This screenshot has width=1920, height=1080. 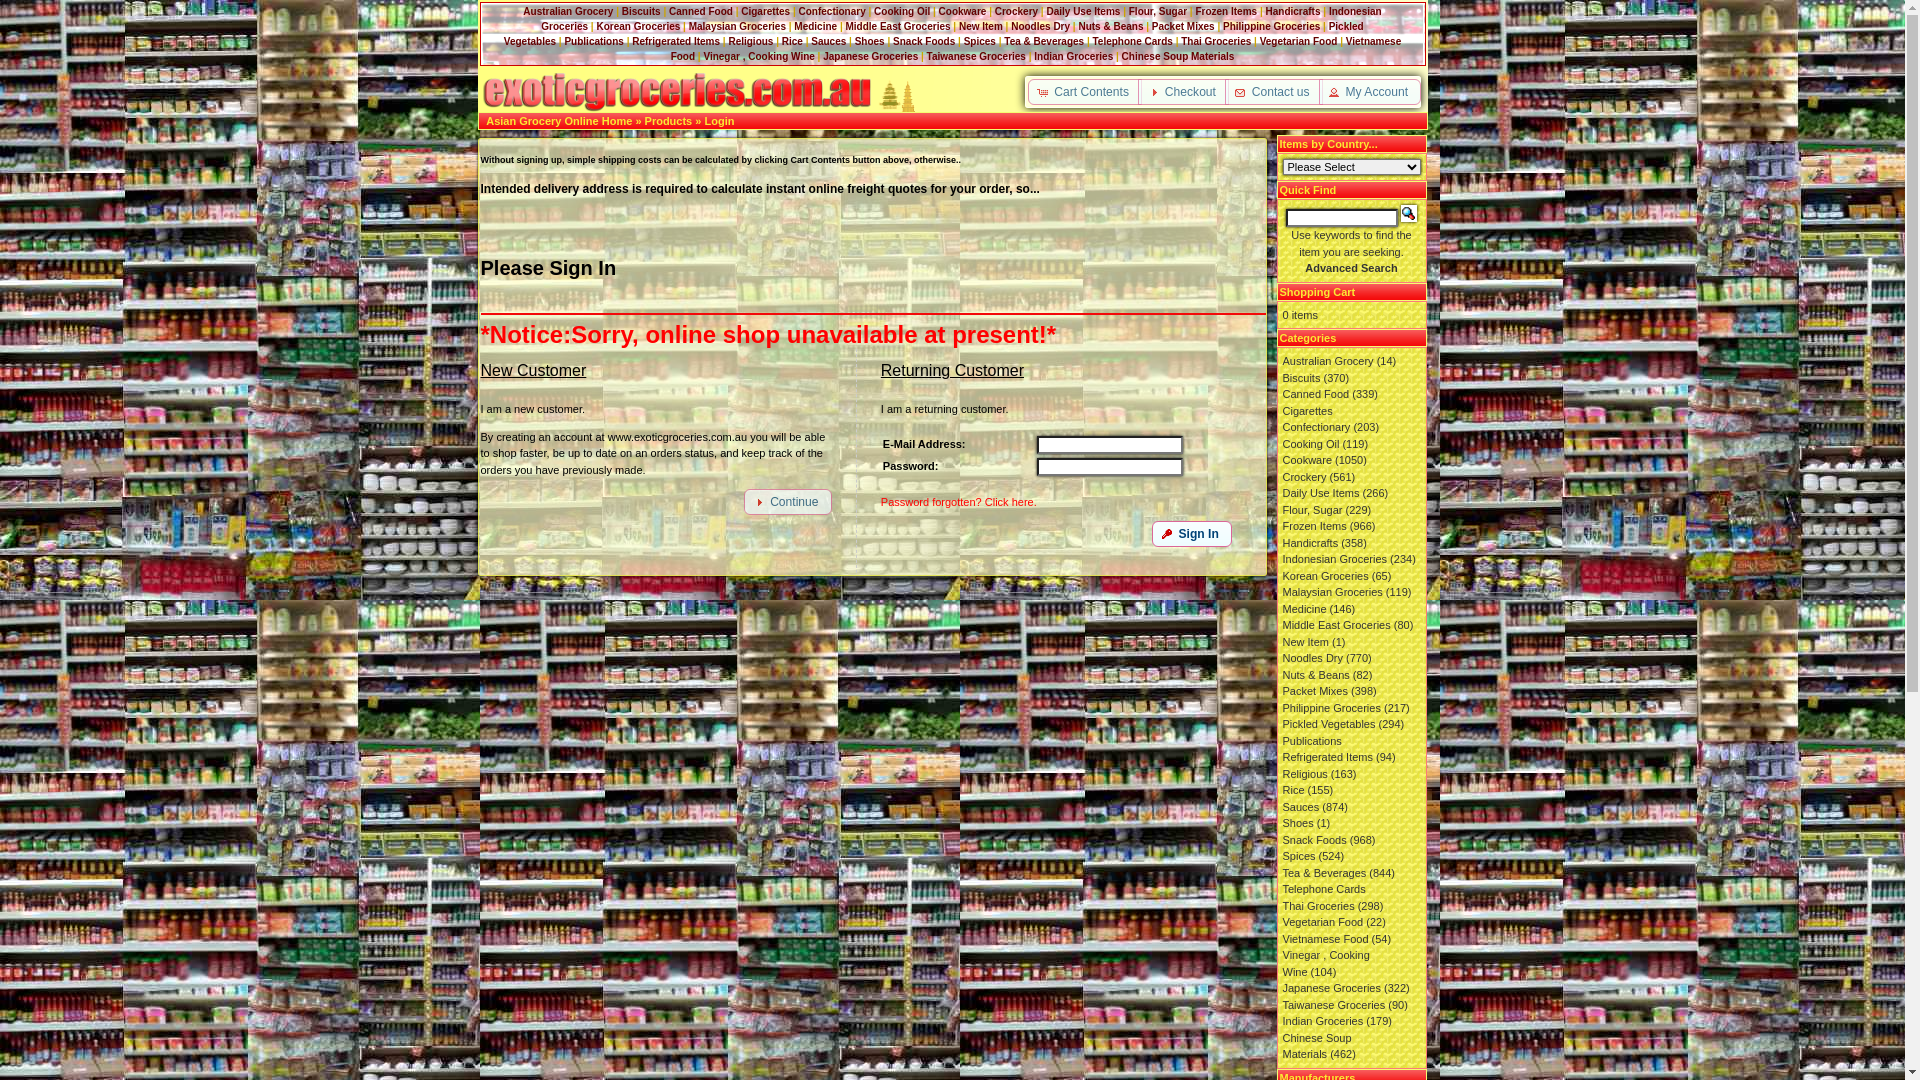 I want to click on 'Spices', so click(x=979, y=41).